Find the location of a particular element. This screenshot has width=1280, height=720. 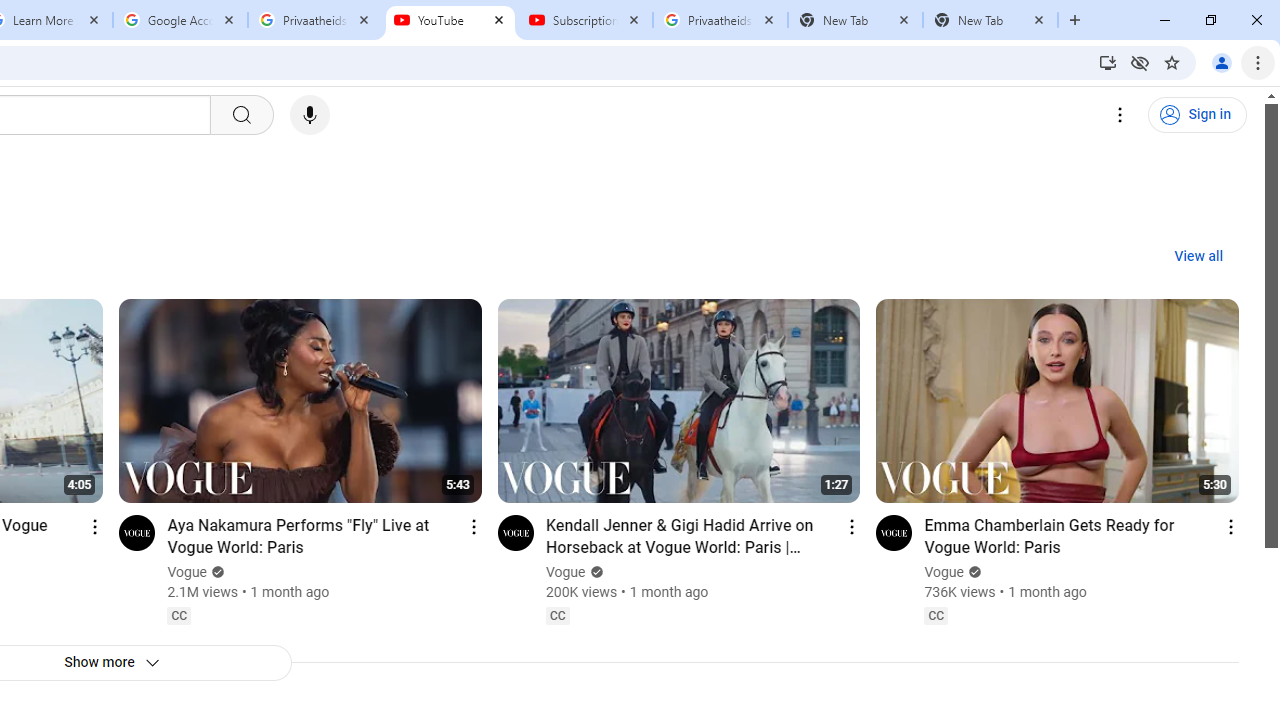

'Action menu' is located at coordinates (1229, 525).